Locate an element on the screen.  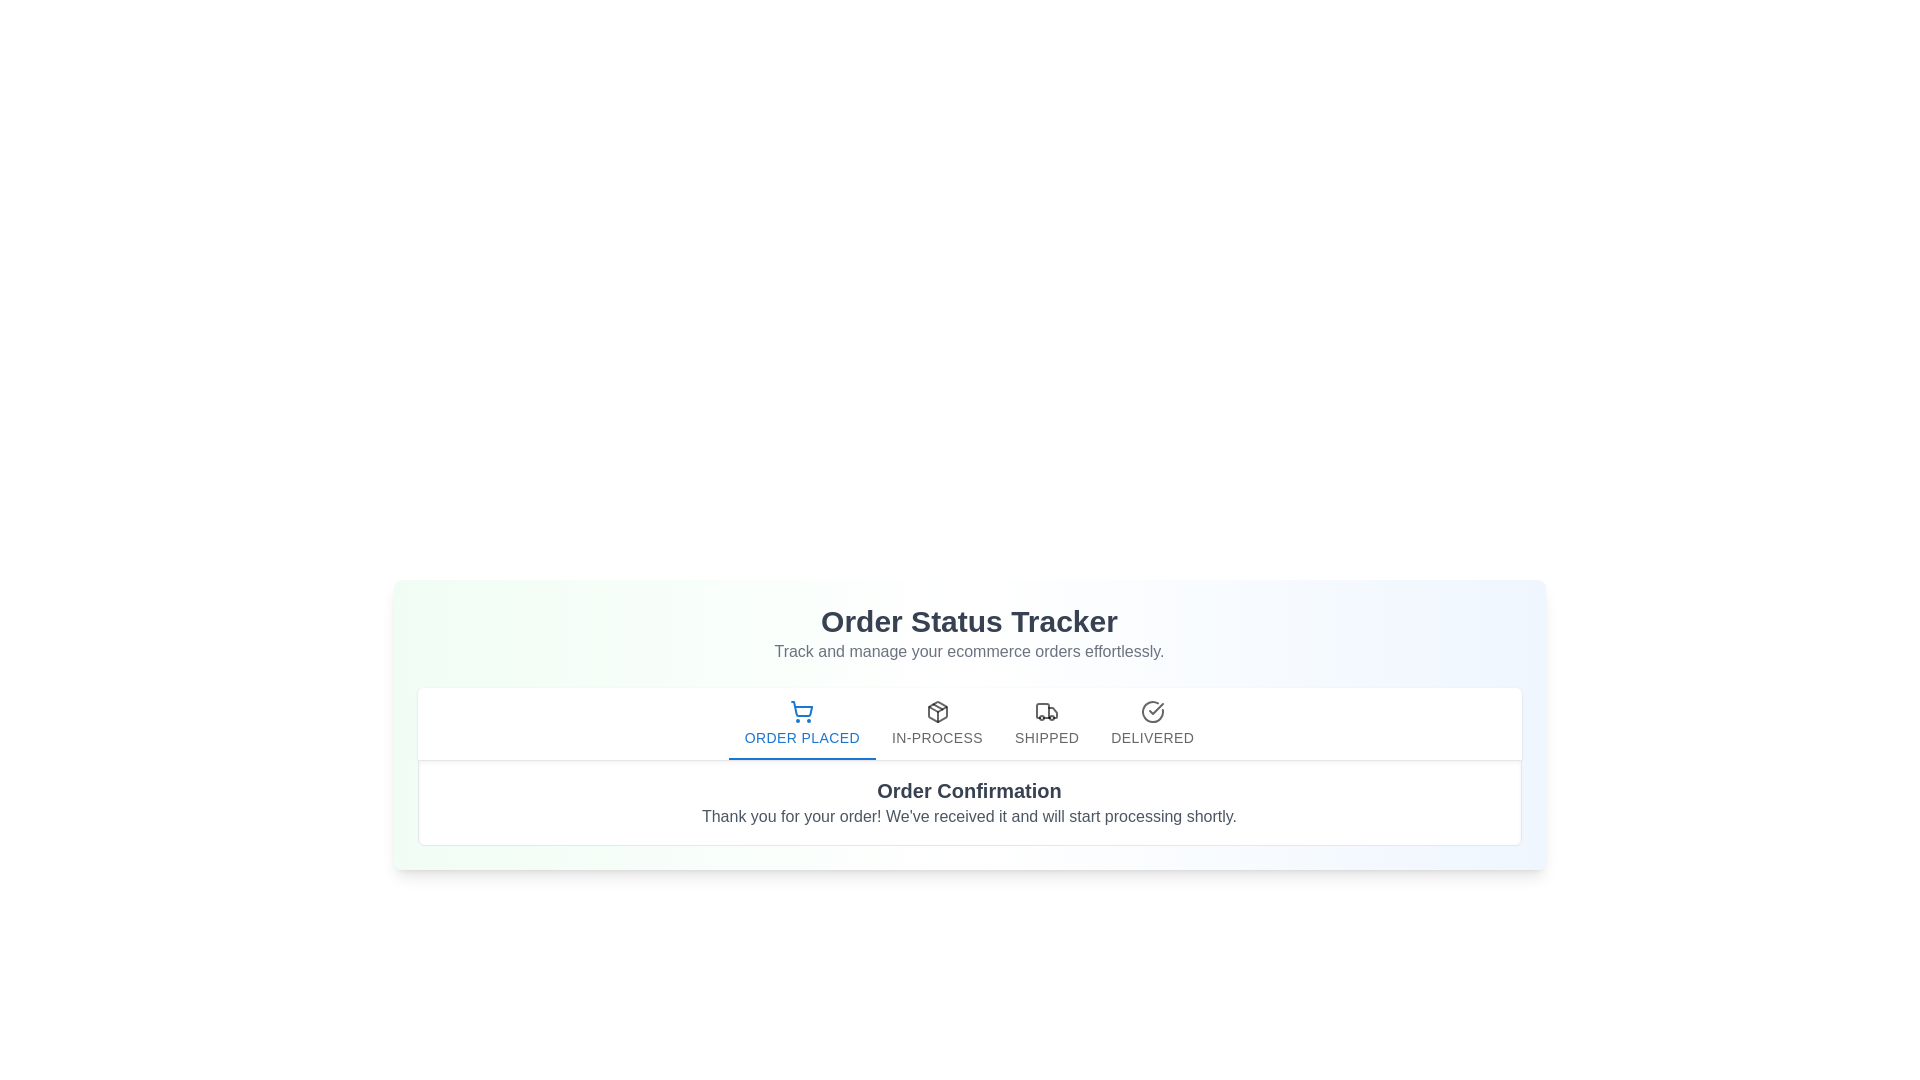
the descriptive subtitle text label located below the 'Order Status Tracker' title, which provides context about the functionality of the section is located at coordinates (969, 651).